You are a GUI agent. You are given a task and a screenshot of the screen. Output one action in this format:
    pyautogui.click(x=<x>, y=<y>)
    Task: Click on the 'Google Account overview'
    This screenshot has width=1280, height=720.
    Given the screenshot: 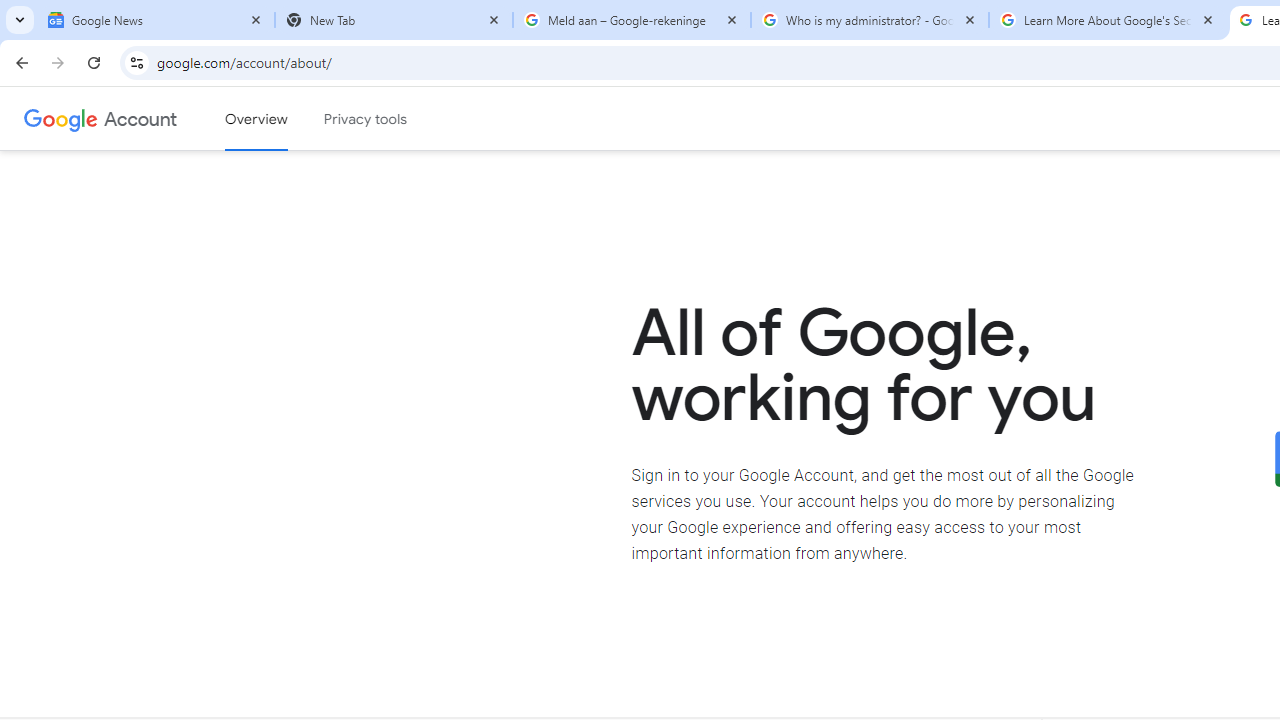 What is the action you would take?
    pyautogui.click(x=255, y=119)
    